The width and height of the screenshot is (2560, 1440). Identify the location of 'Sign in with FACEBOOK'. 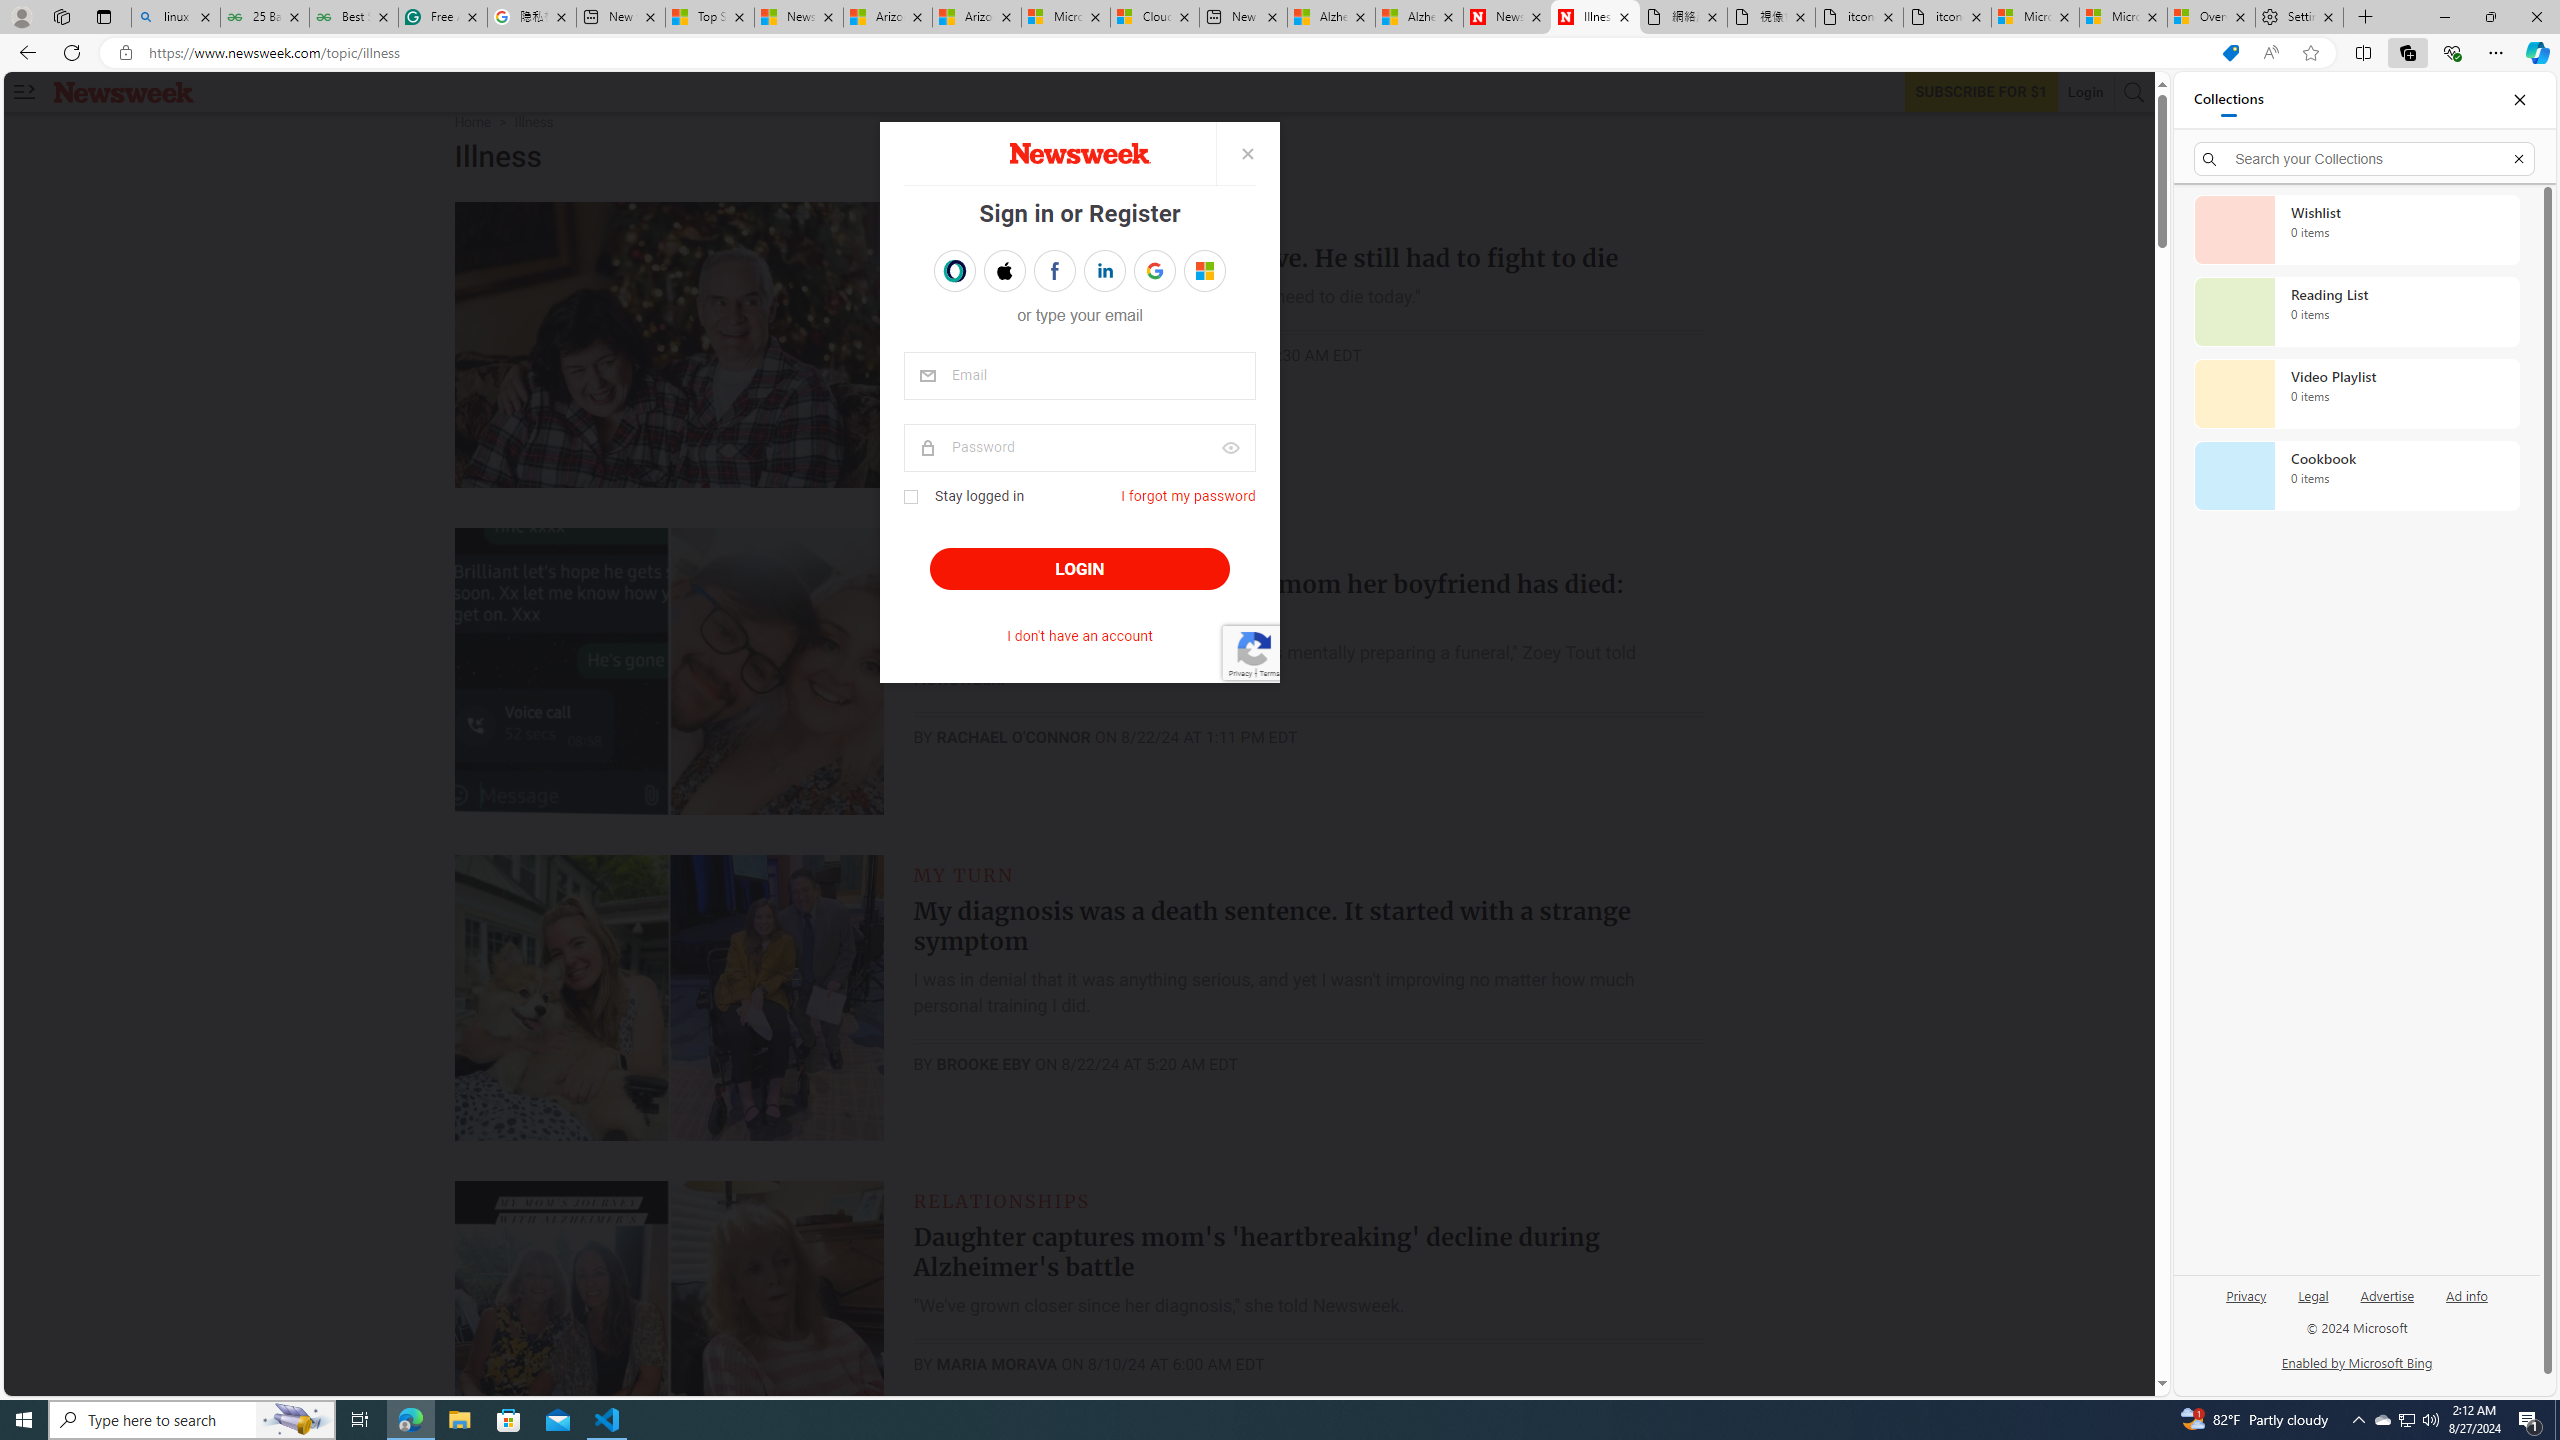
(1053, 271).